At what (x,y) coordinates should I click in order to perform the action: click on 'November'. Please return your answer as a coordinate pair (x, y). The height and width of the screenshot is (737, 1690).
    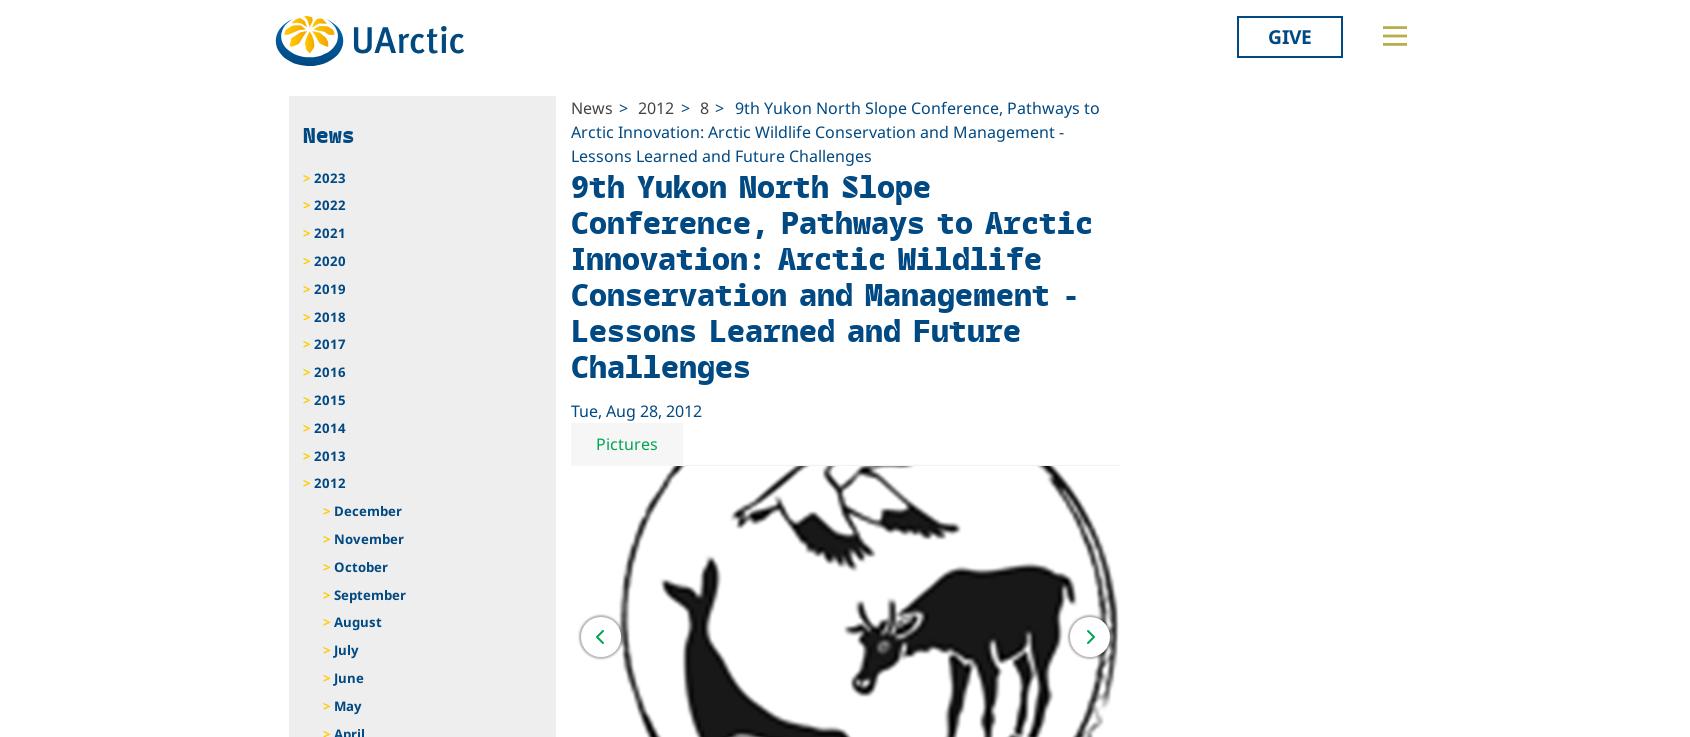
    Looking at the image, I should click on (367, 538).